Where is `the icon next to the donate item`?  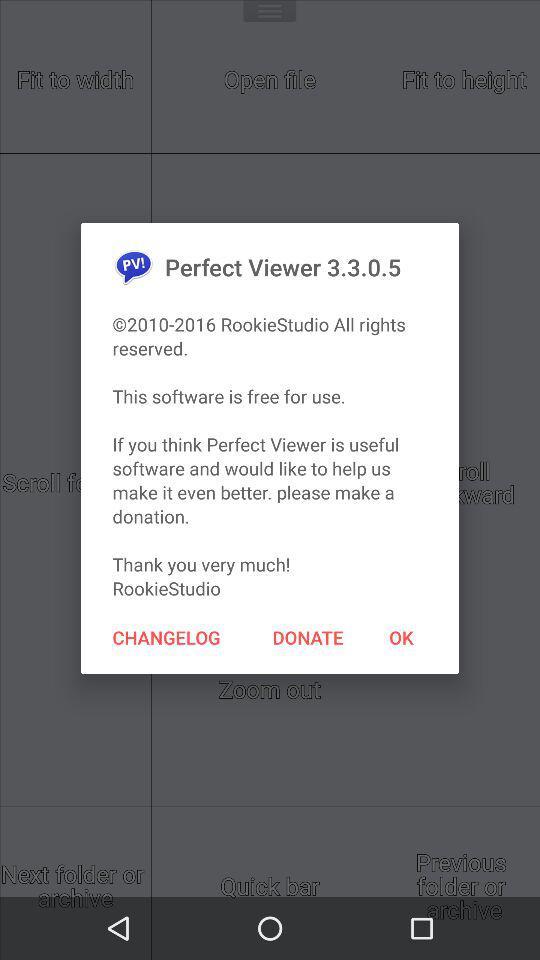
the icon next to the donate item is located at coordinates (165, 636).